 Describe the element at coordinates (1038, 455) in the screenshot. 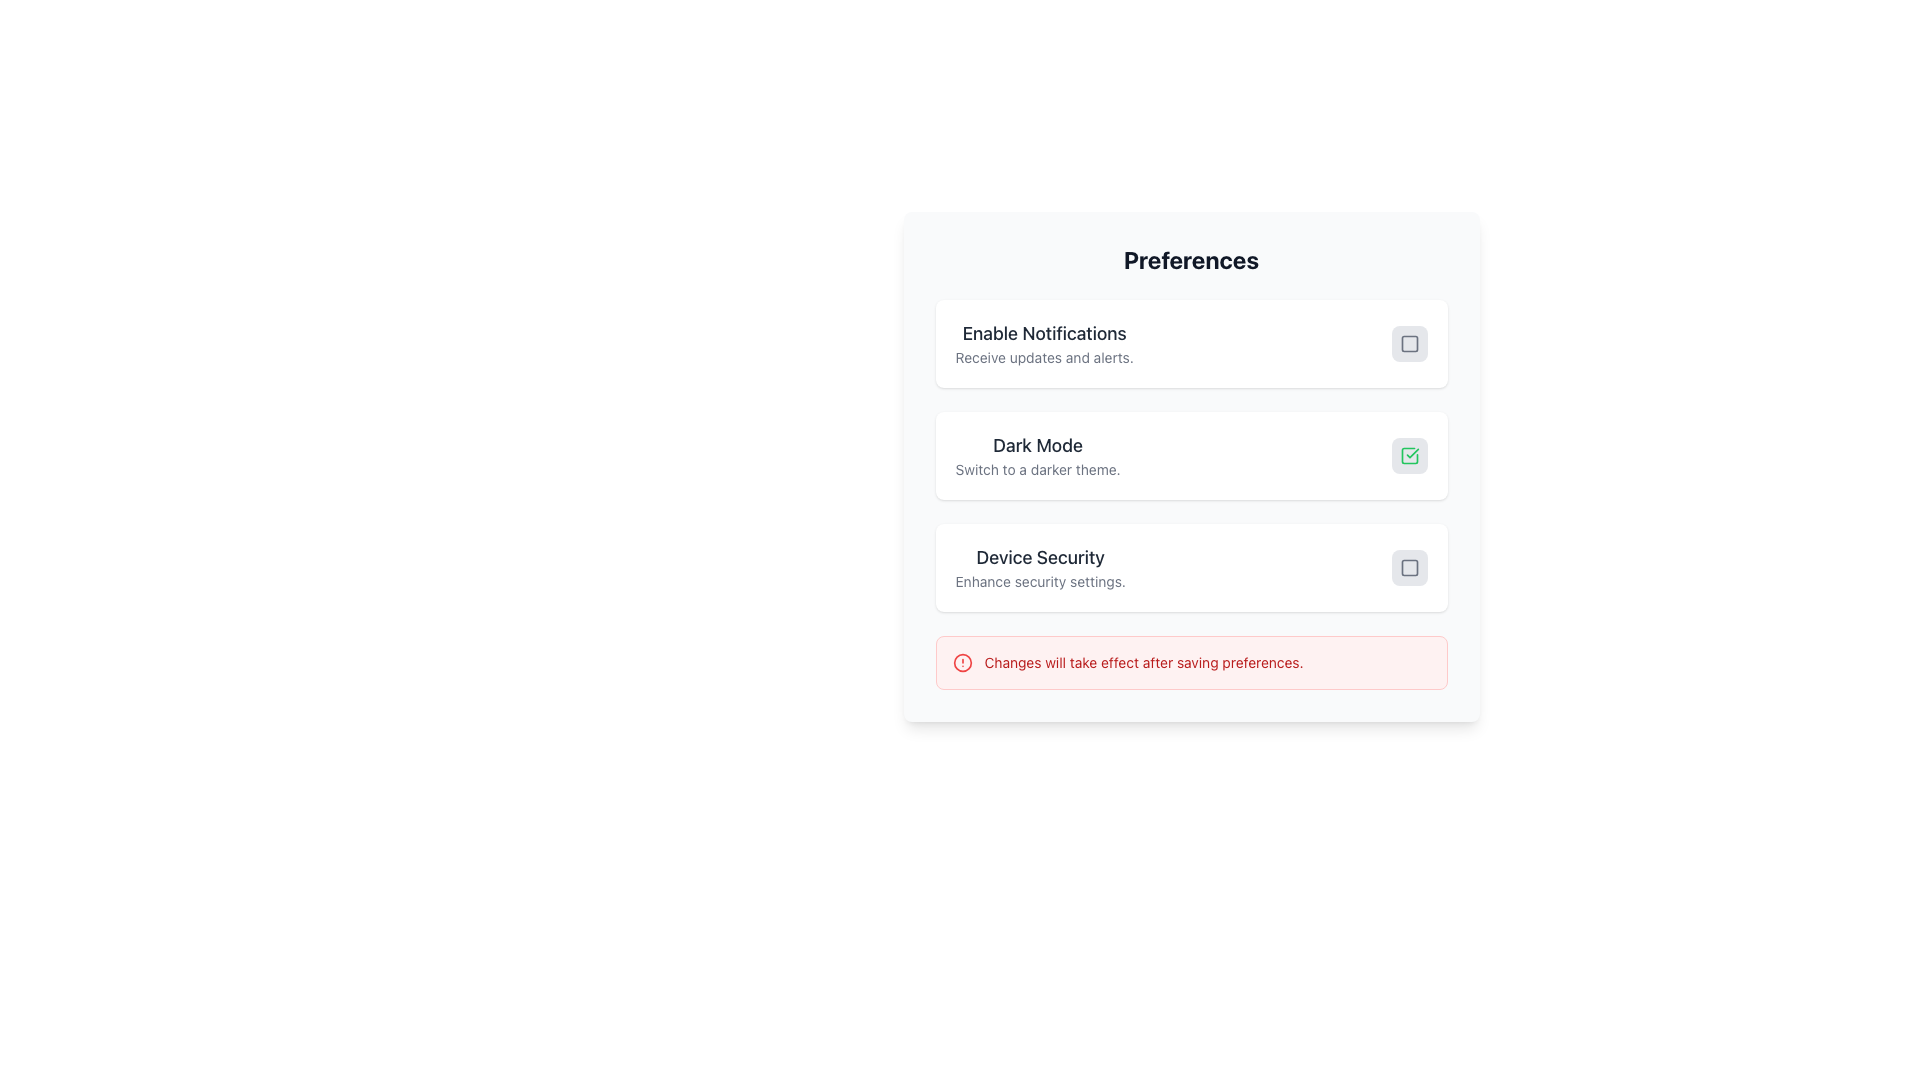

I see `text of the second item in the vertical list of options within the 'Preferences' section, which describes the toggle functionality for enabling or disabling dark mode` at that location.